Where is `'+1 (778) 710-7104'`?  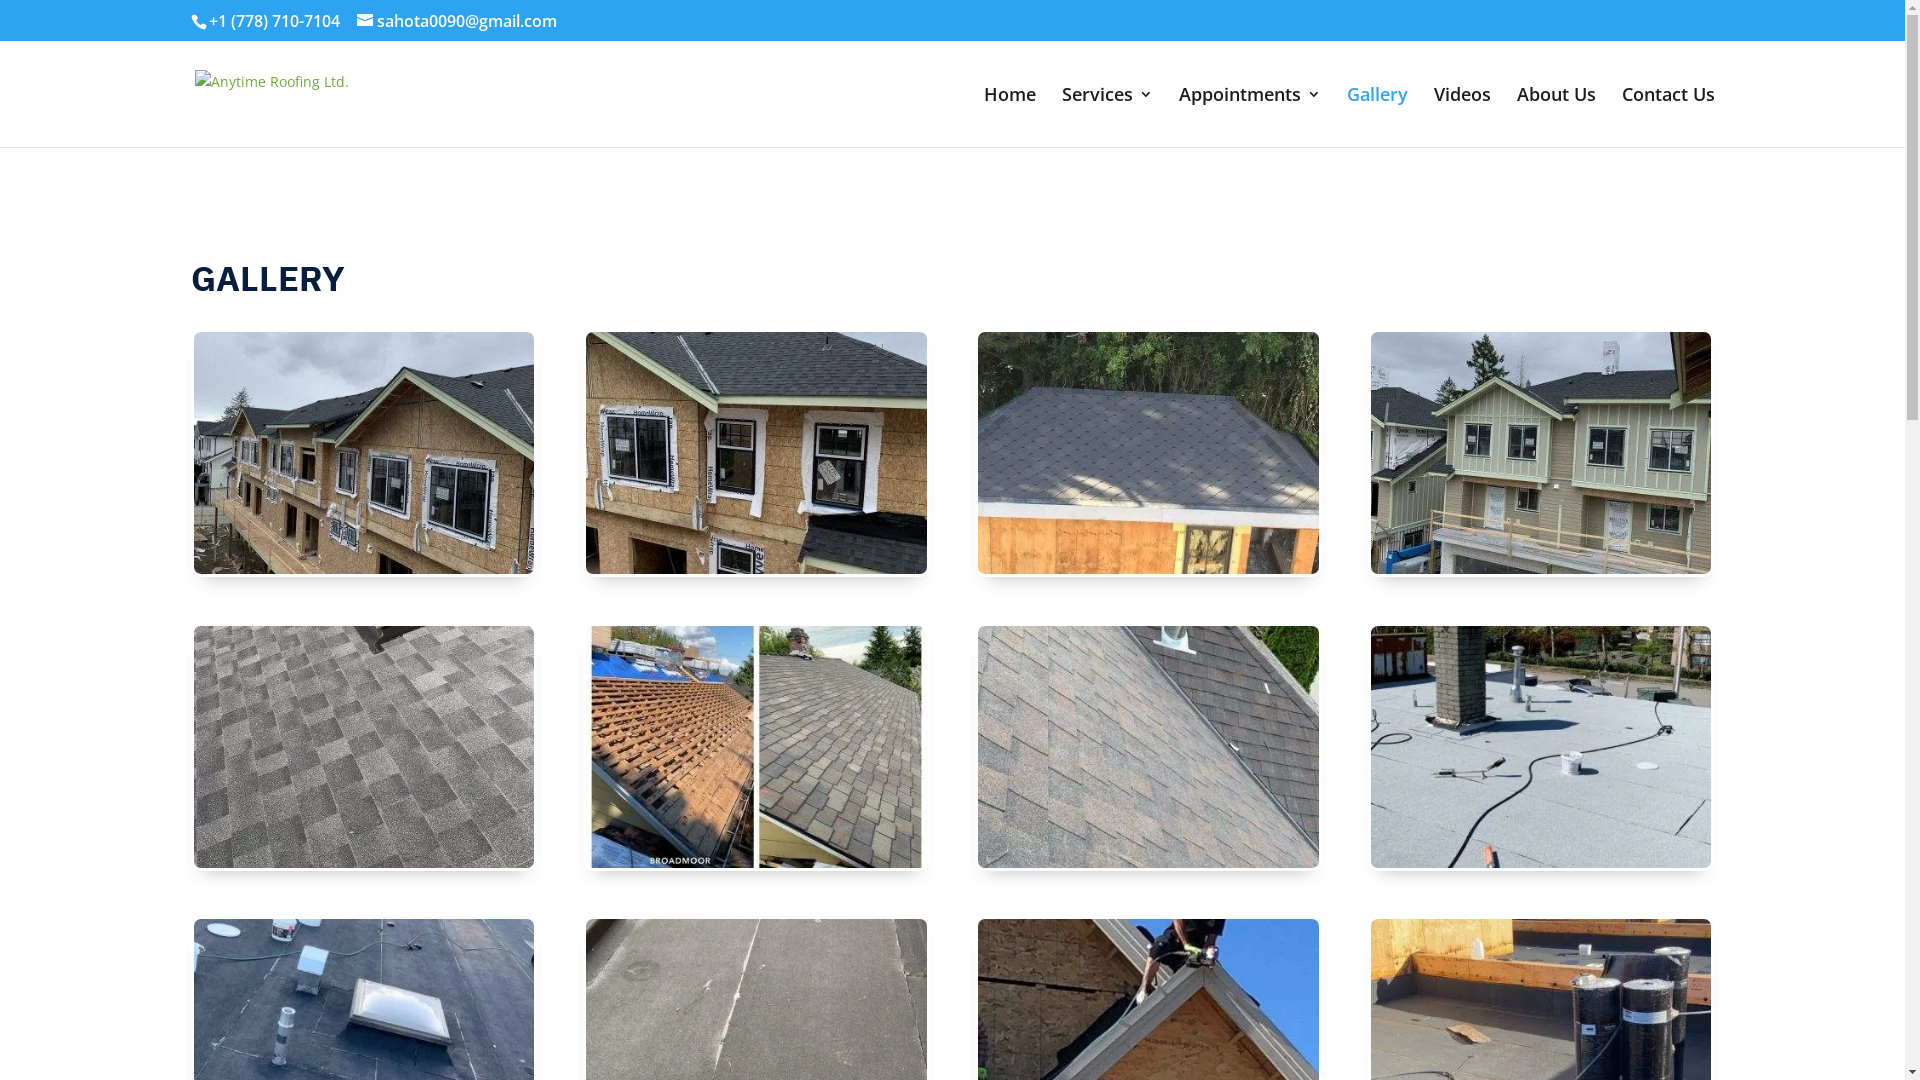
'+1 (778) 710-7104' is located at coordinates (272, 20).